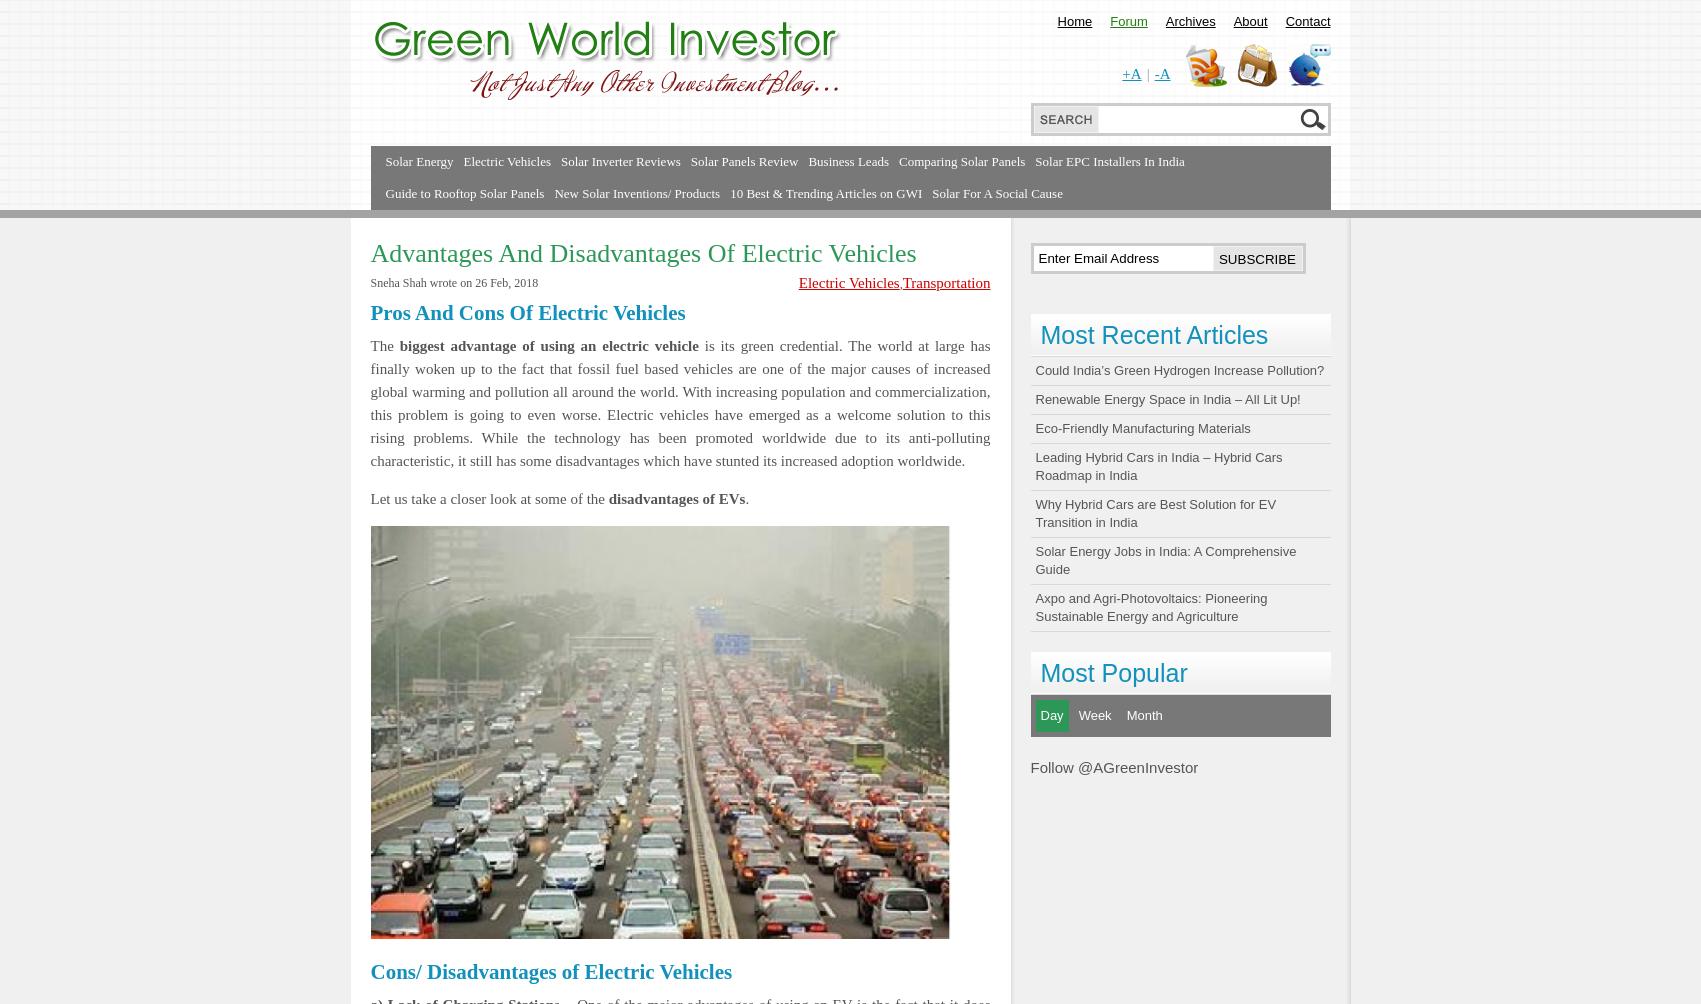 Image resolution: width=1701 pixels, height=1004 pixels. I want to click on 'Let us take a closer look at some of the', so click(489, 497).